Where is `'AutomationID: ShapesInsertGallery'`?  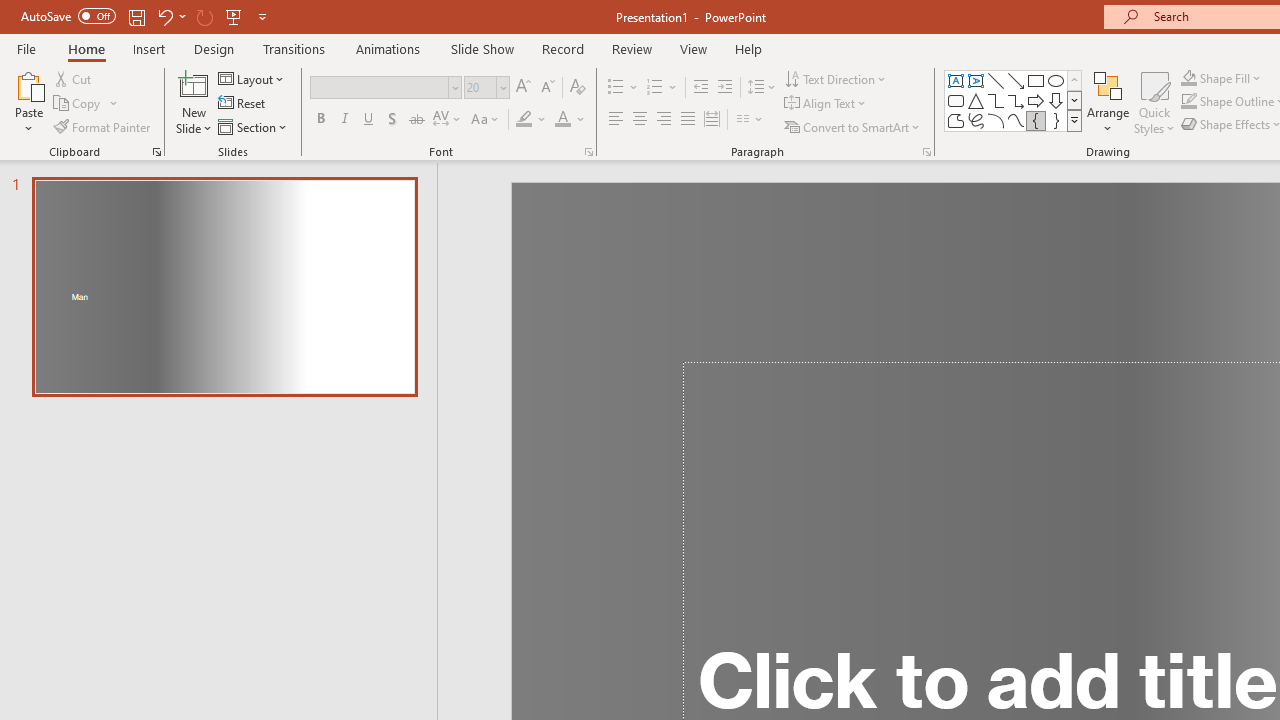
'AutomationID: ShapesInsertGallery' is located at coordinates (1014, 100).